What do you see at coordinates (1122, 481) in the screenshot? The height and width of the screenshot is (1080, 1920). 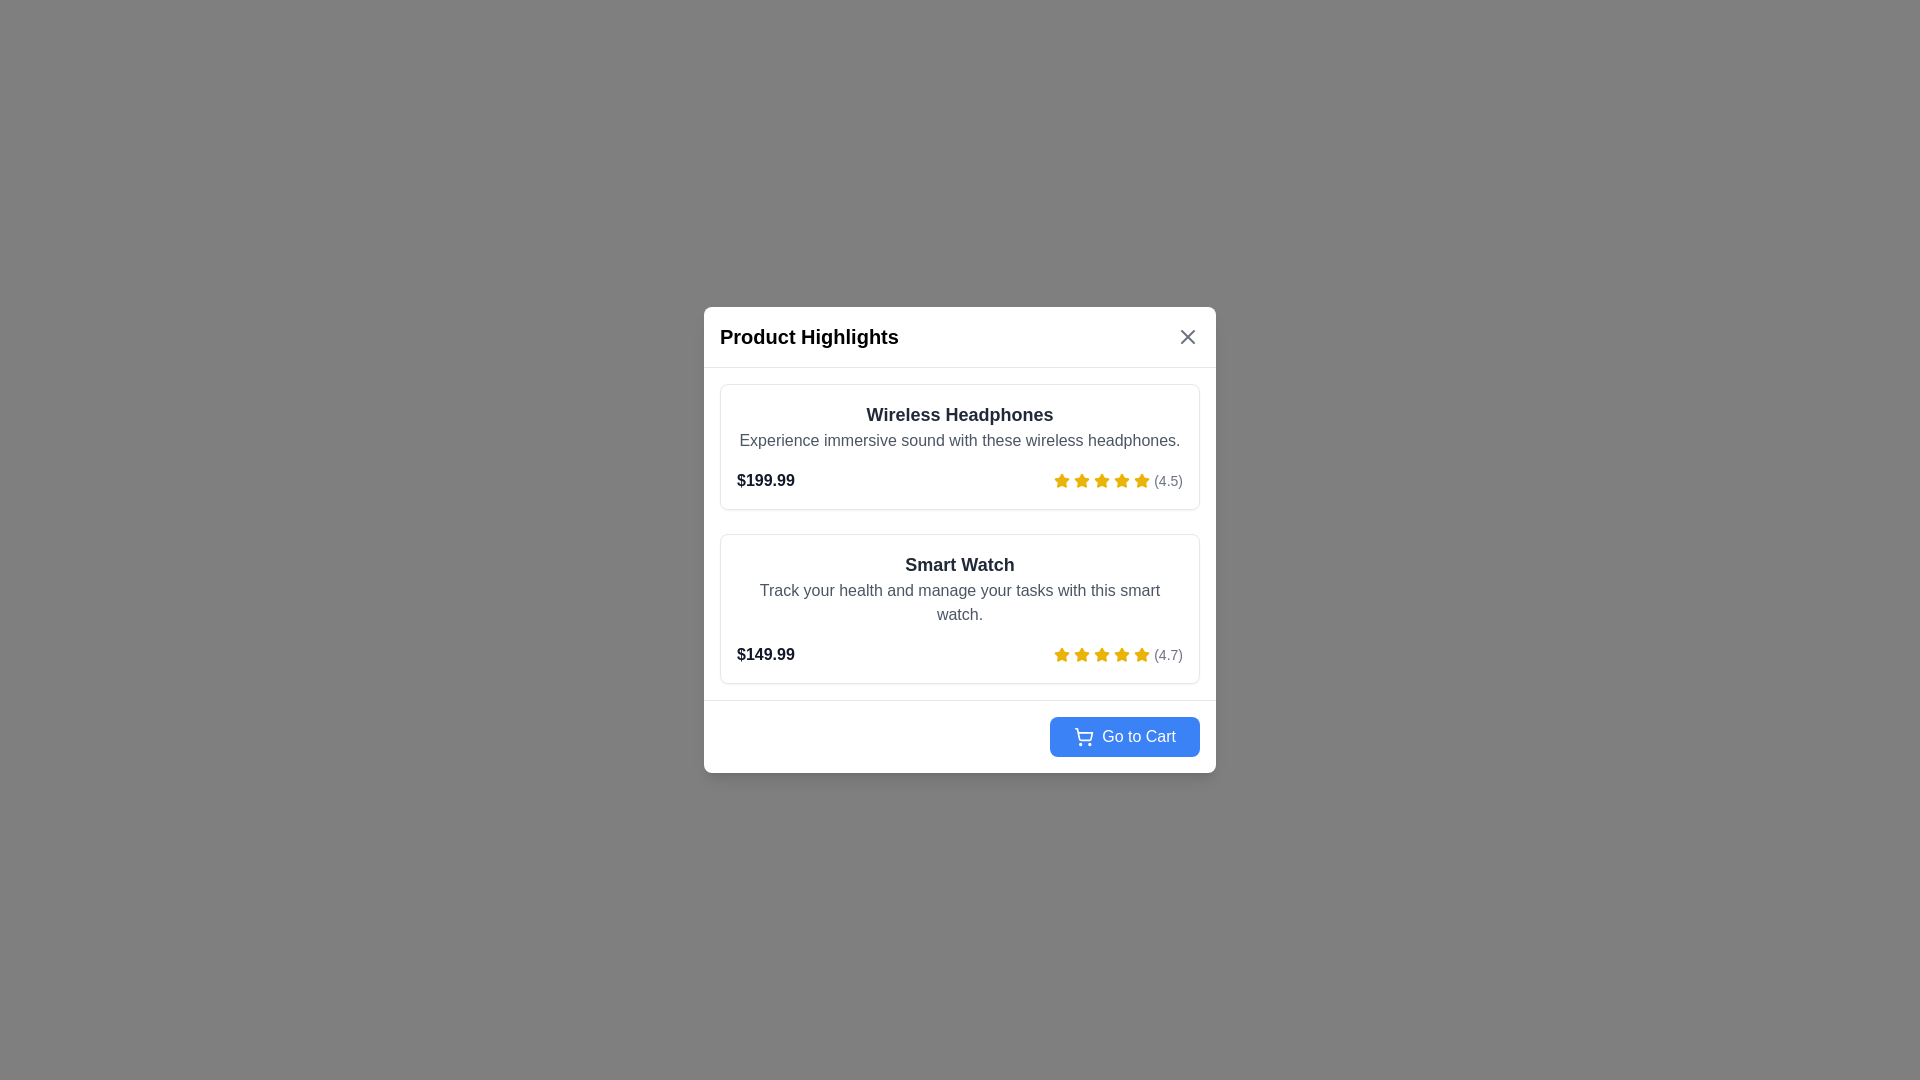 I see `the yellow star icon representing the fifth star in the five-star rating system for 'Wireless Headphones'` at bounding box center [1122, 481].